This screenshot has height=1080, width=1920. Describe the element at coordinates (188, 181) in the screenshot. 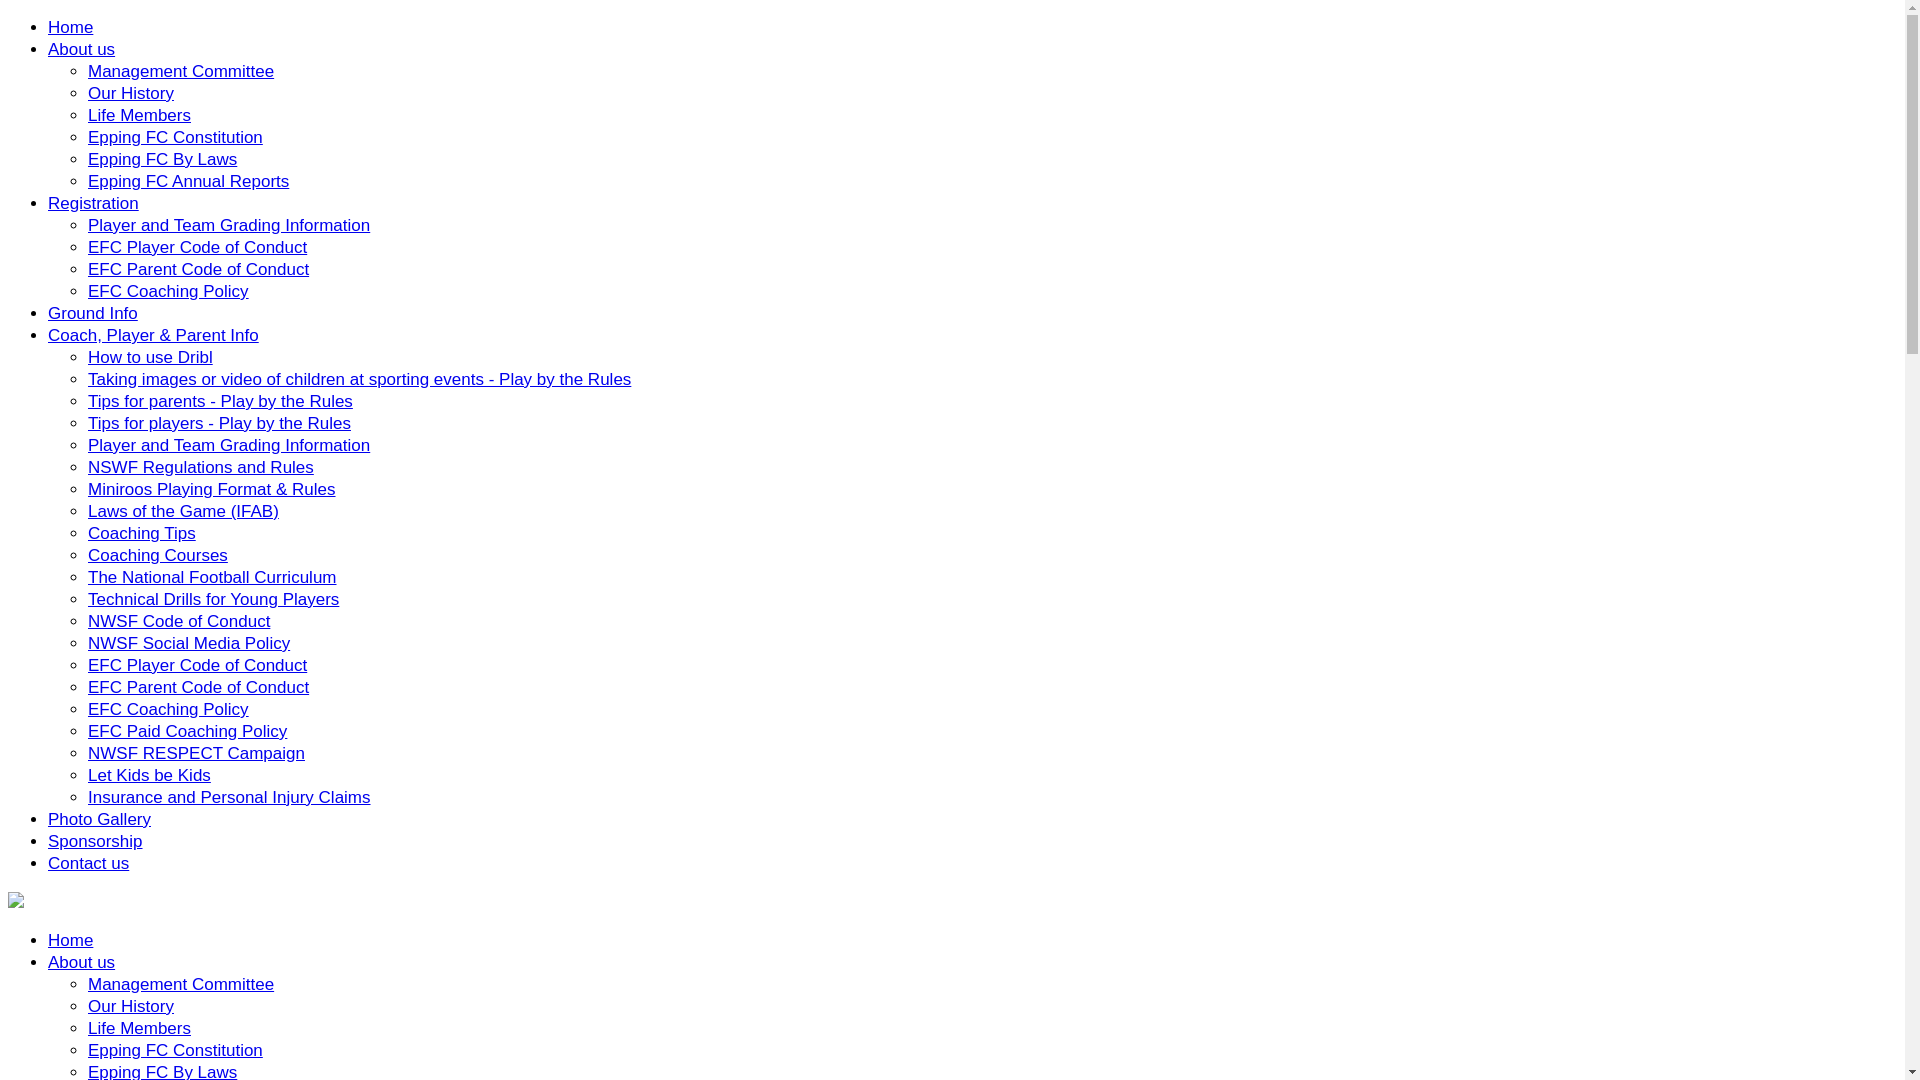

I see `'Epping FC Annual Reports'` at that location.